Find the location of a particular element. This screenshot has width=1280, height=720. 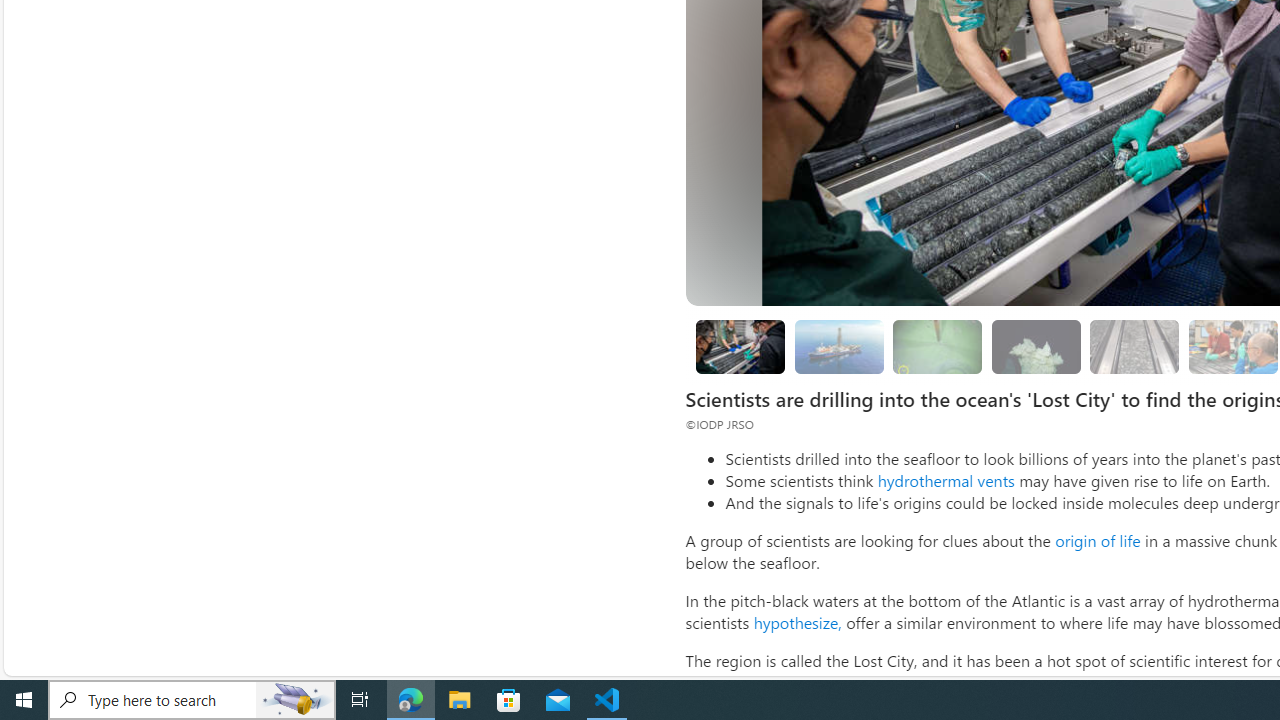

'origin of life' is located at coordinates (1096, 540).